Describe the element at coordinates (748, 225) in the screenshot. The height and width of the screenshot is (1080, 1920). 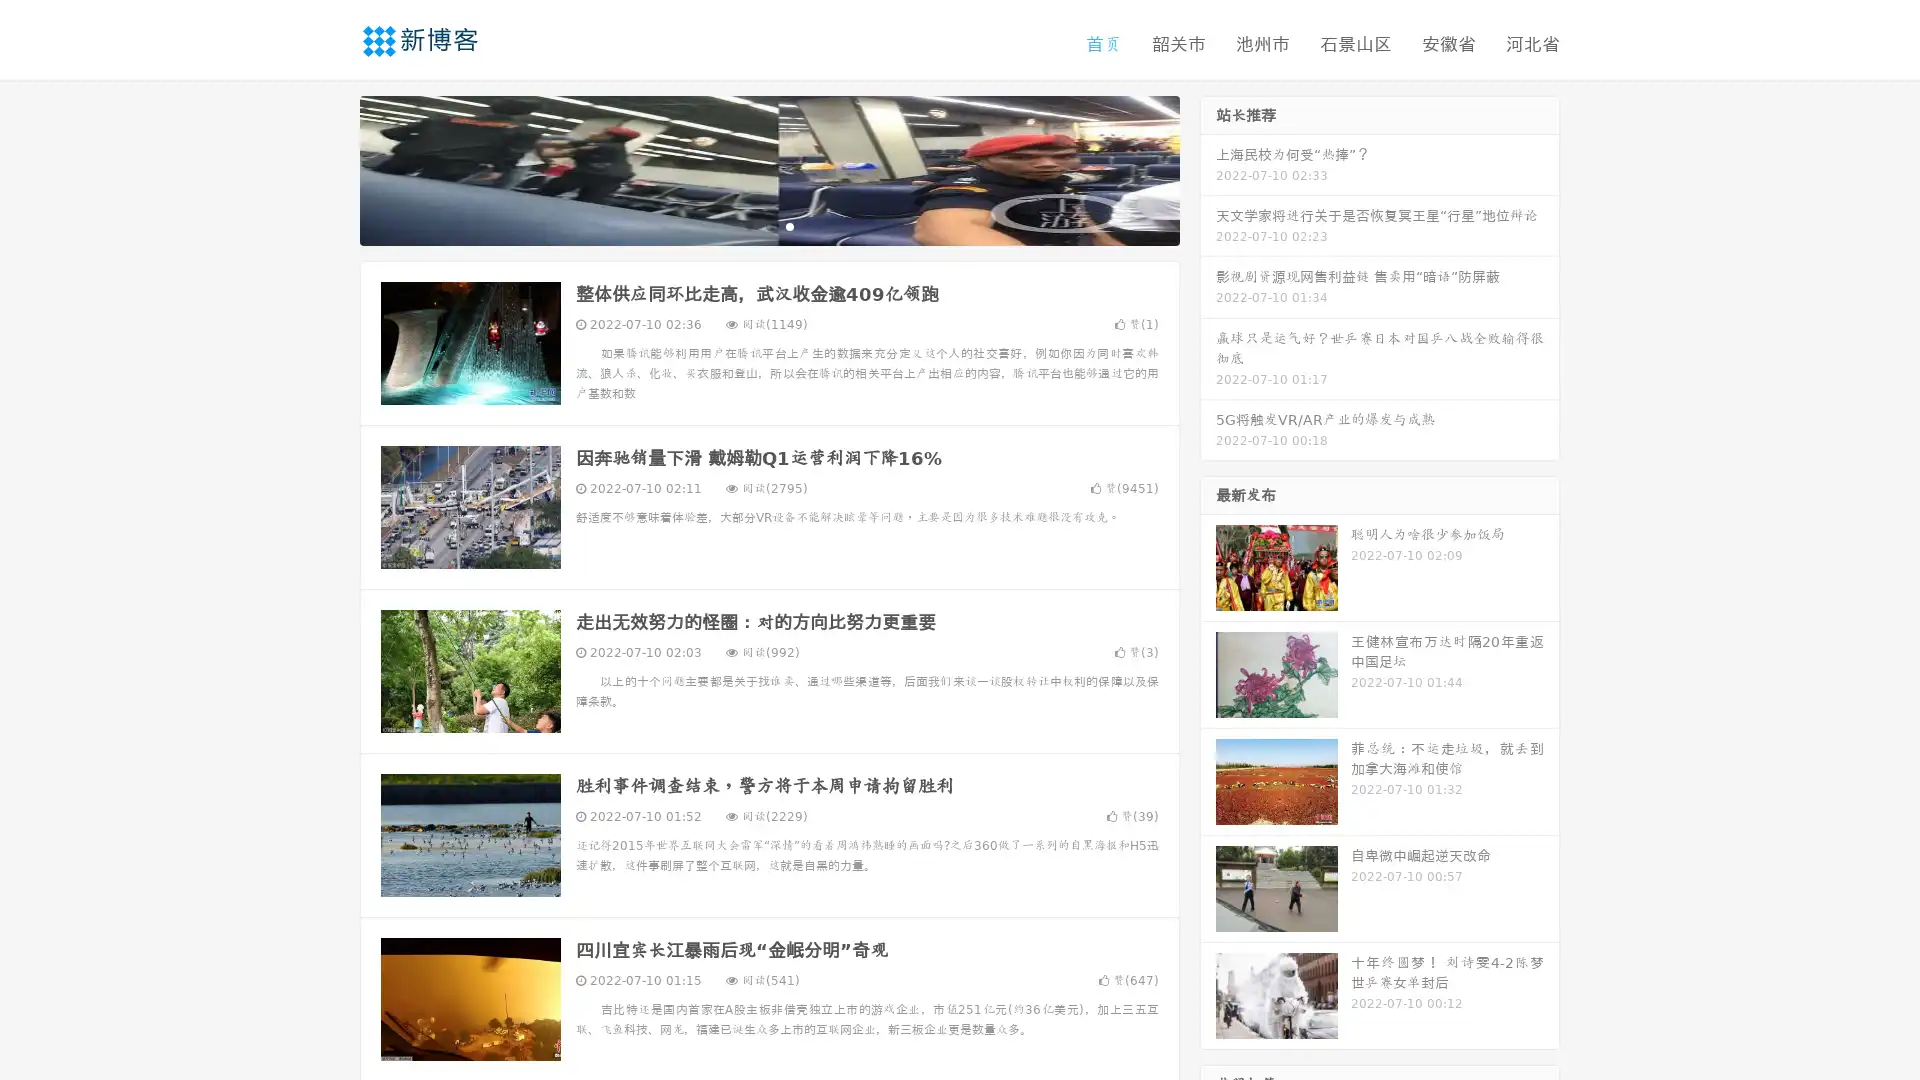
I see `Go to slide 1` at that location.